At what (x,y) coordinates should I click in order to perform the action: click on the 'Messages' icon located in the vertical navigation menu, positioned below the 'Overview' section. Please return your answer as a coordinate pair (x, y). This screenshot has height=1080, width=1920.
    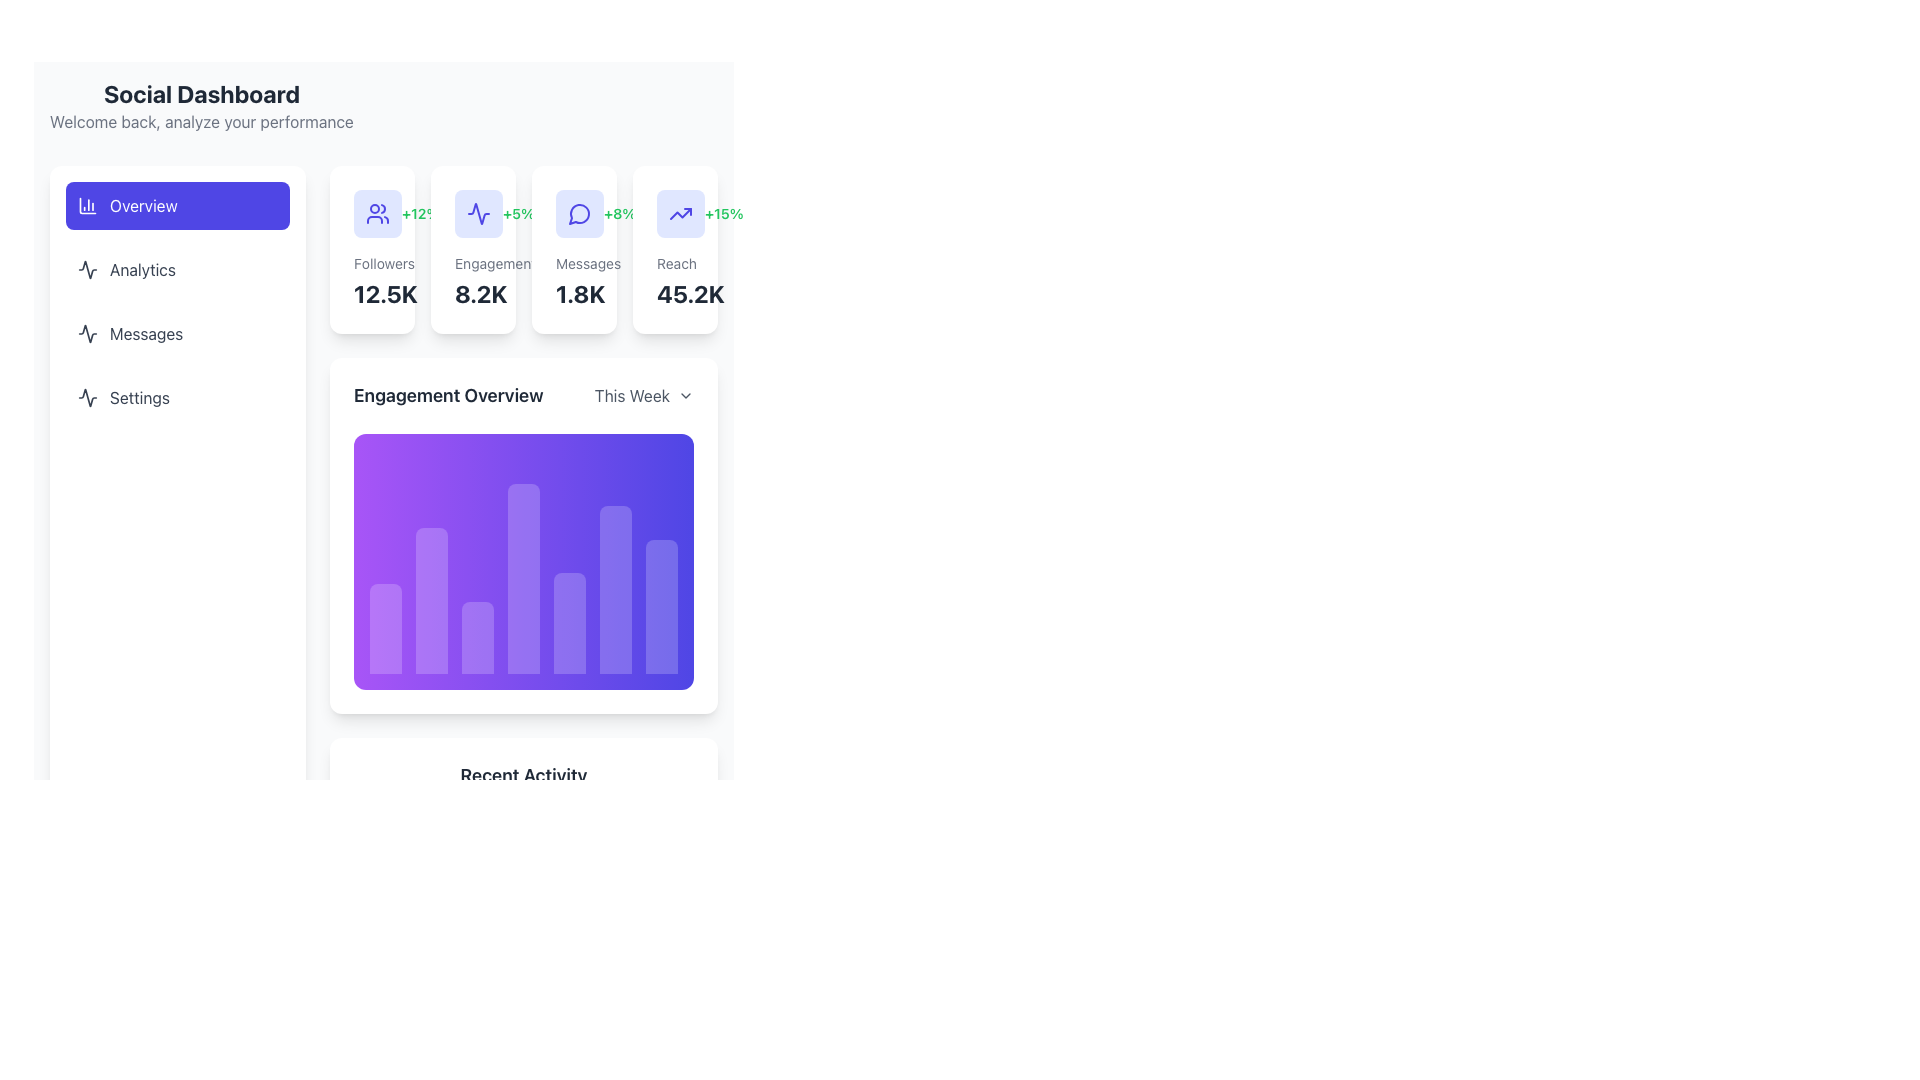
    Looking at the image, I should click on (86, 333).